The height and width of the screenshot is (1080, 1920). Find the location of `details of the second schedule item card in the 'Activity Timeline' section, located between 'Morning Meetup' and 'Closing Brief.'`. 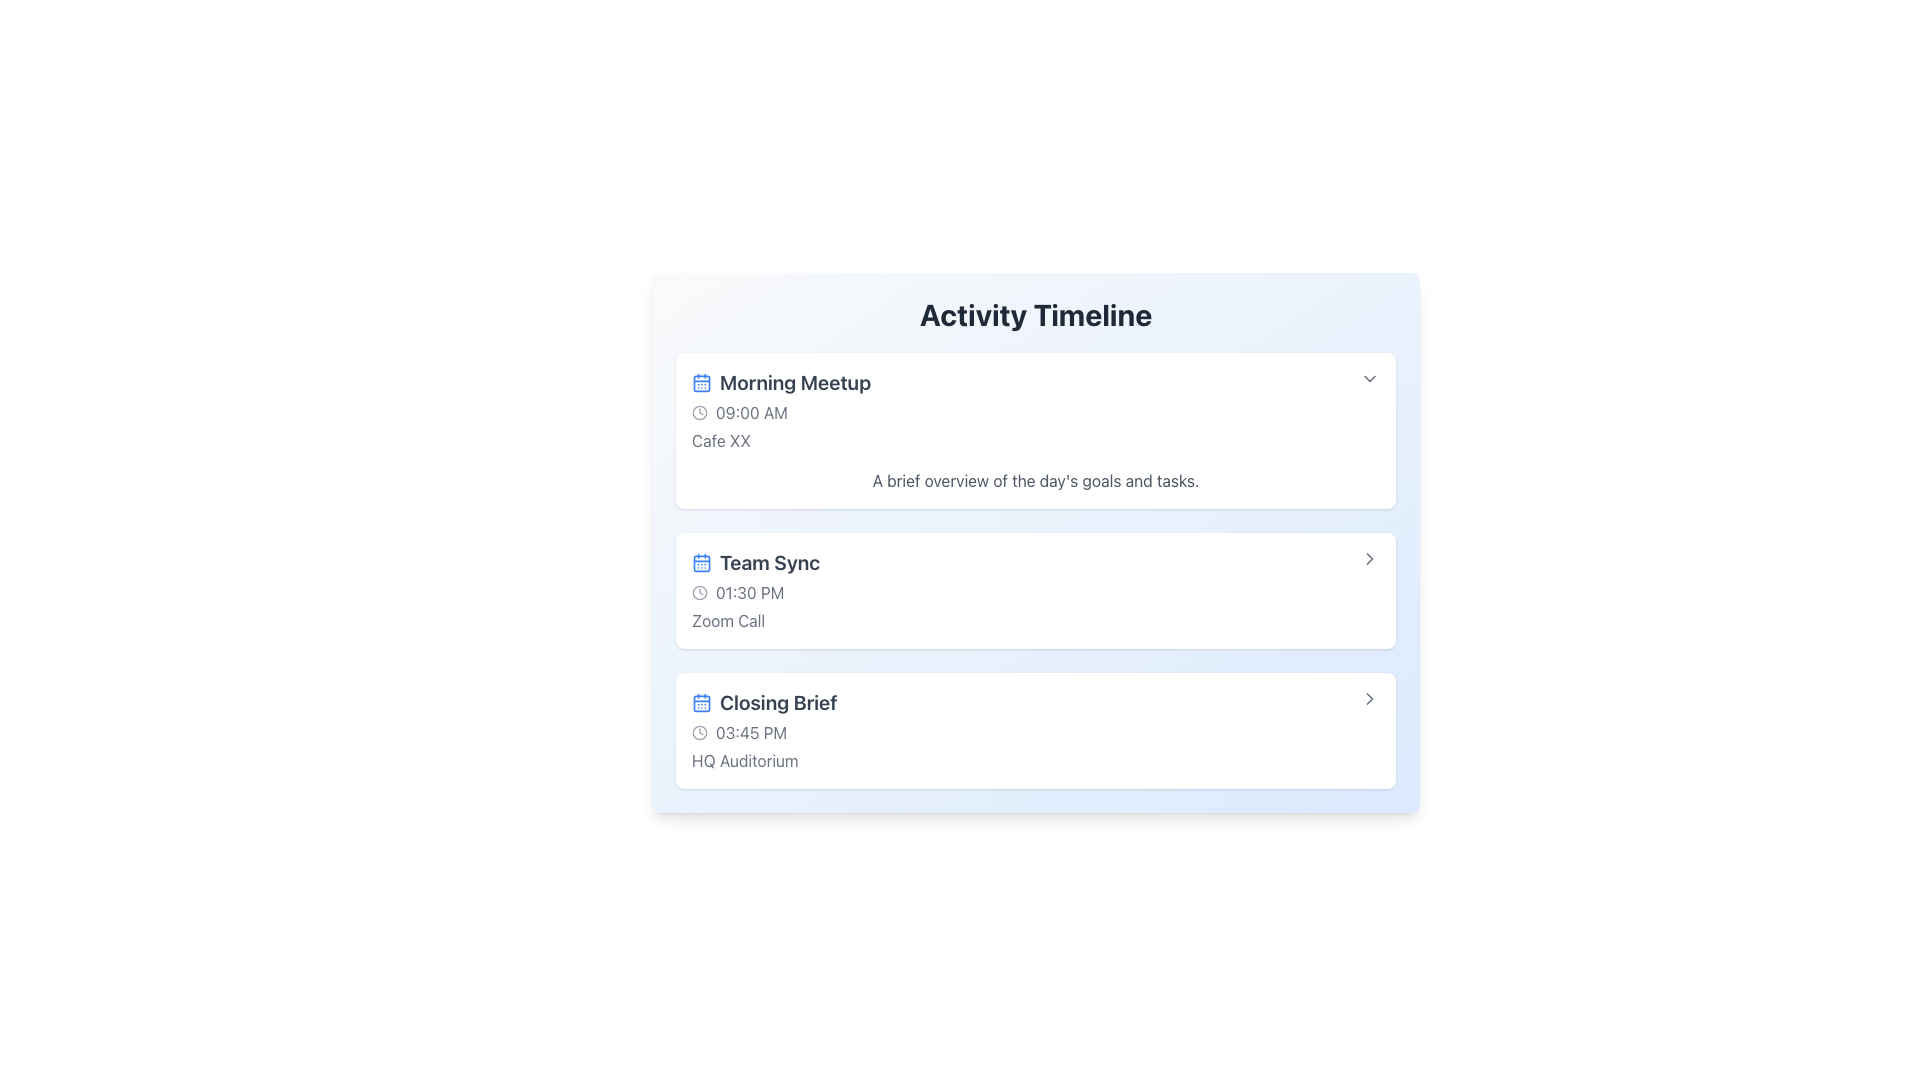

details of the second schedule item card in the 'Activity Timeline' section, located between 'Morning Meetup' and 'Closing Brief.' is located at coordinates (1036, 570).